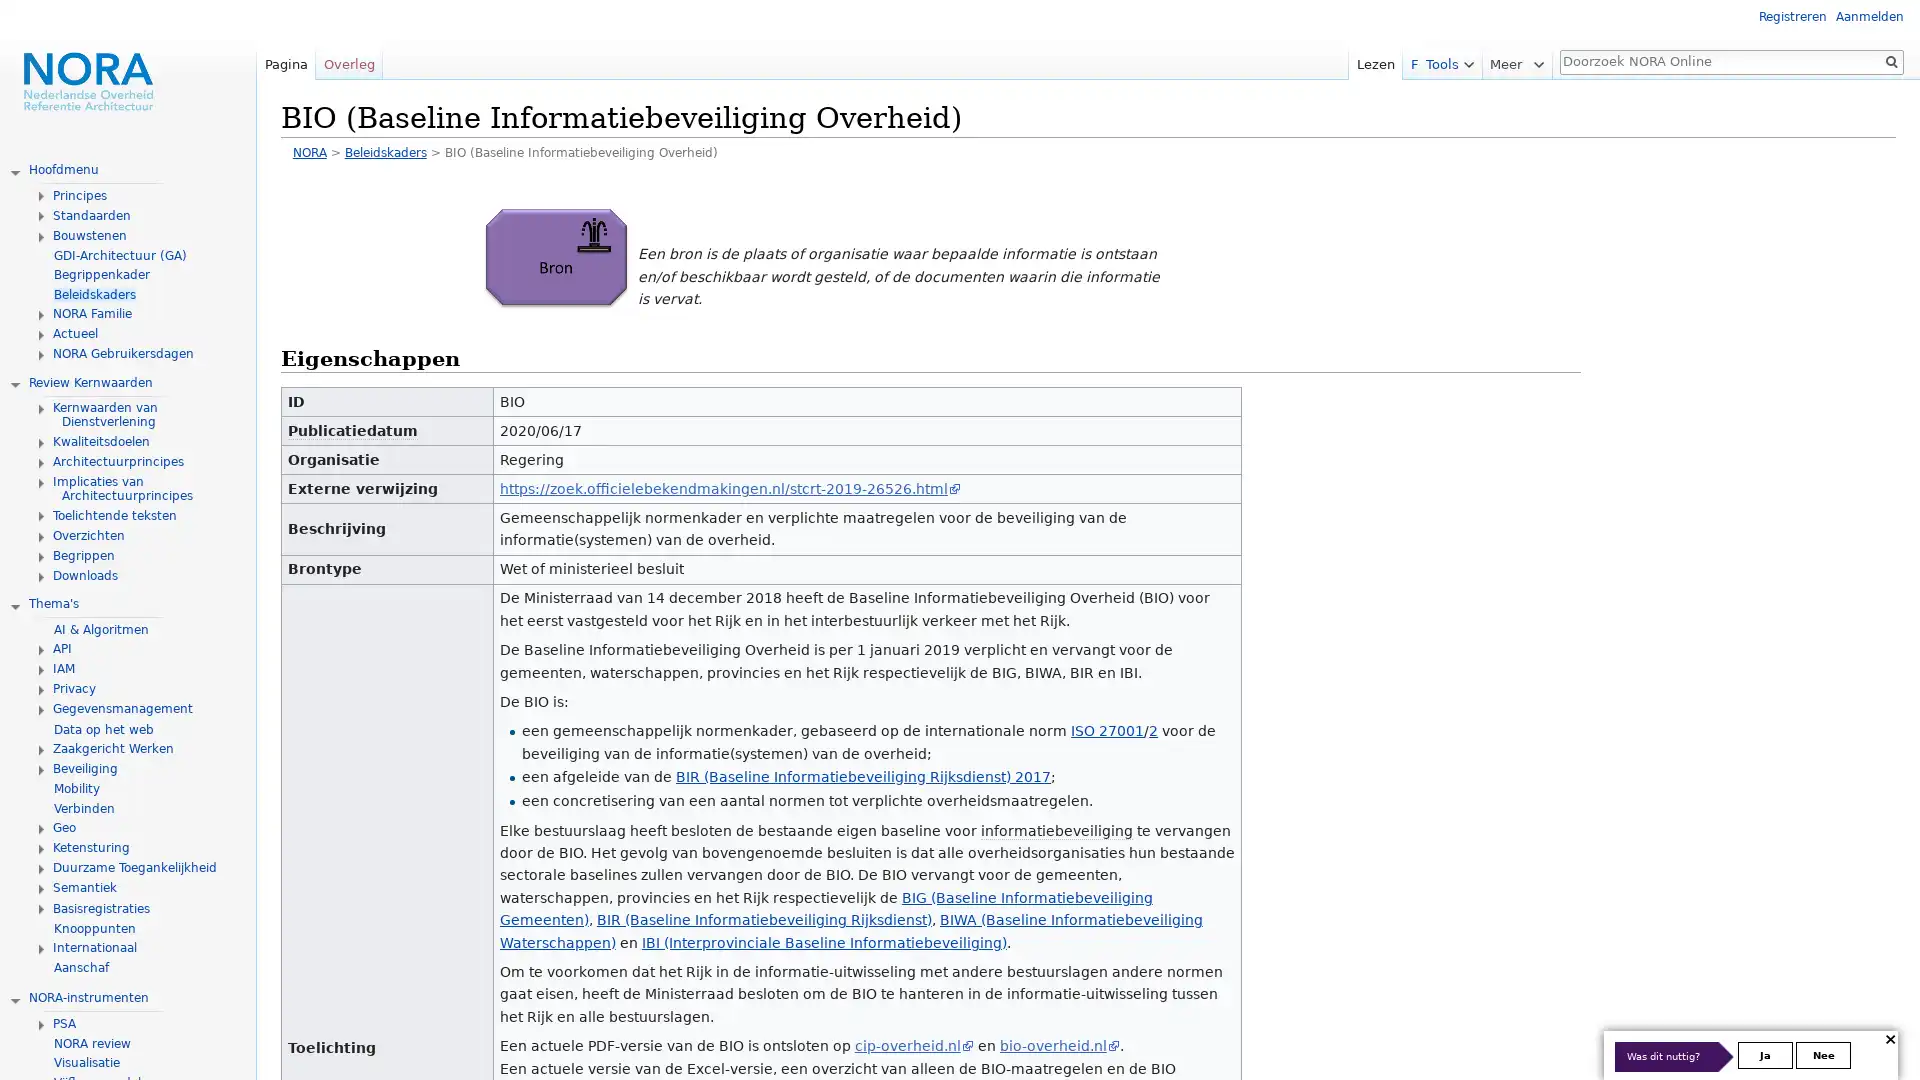 The width and height of the screenshot is (1920, 1080). I want to click on OK, so click(1890, 60).